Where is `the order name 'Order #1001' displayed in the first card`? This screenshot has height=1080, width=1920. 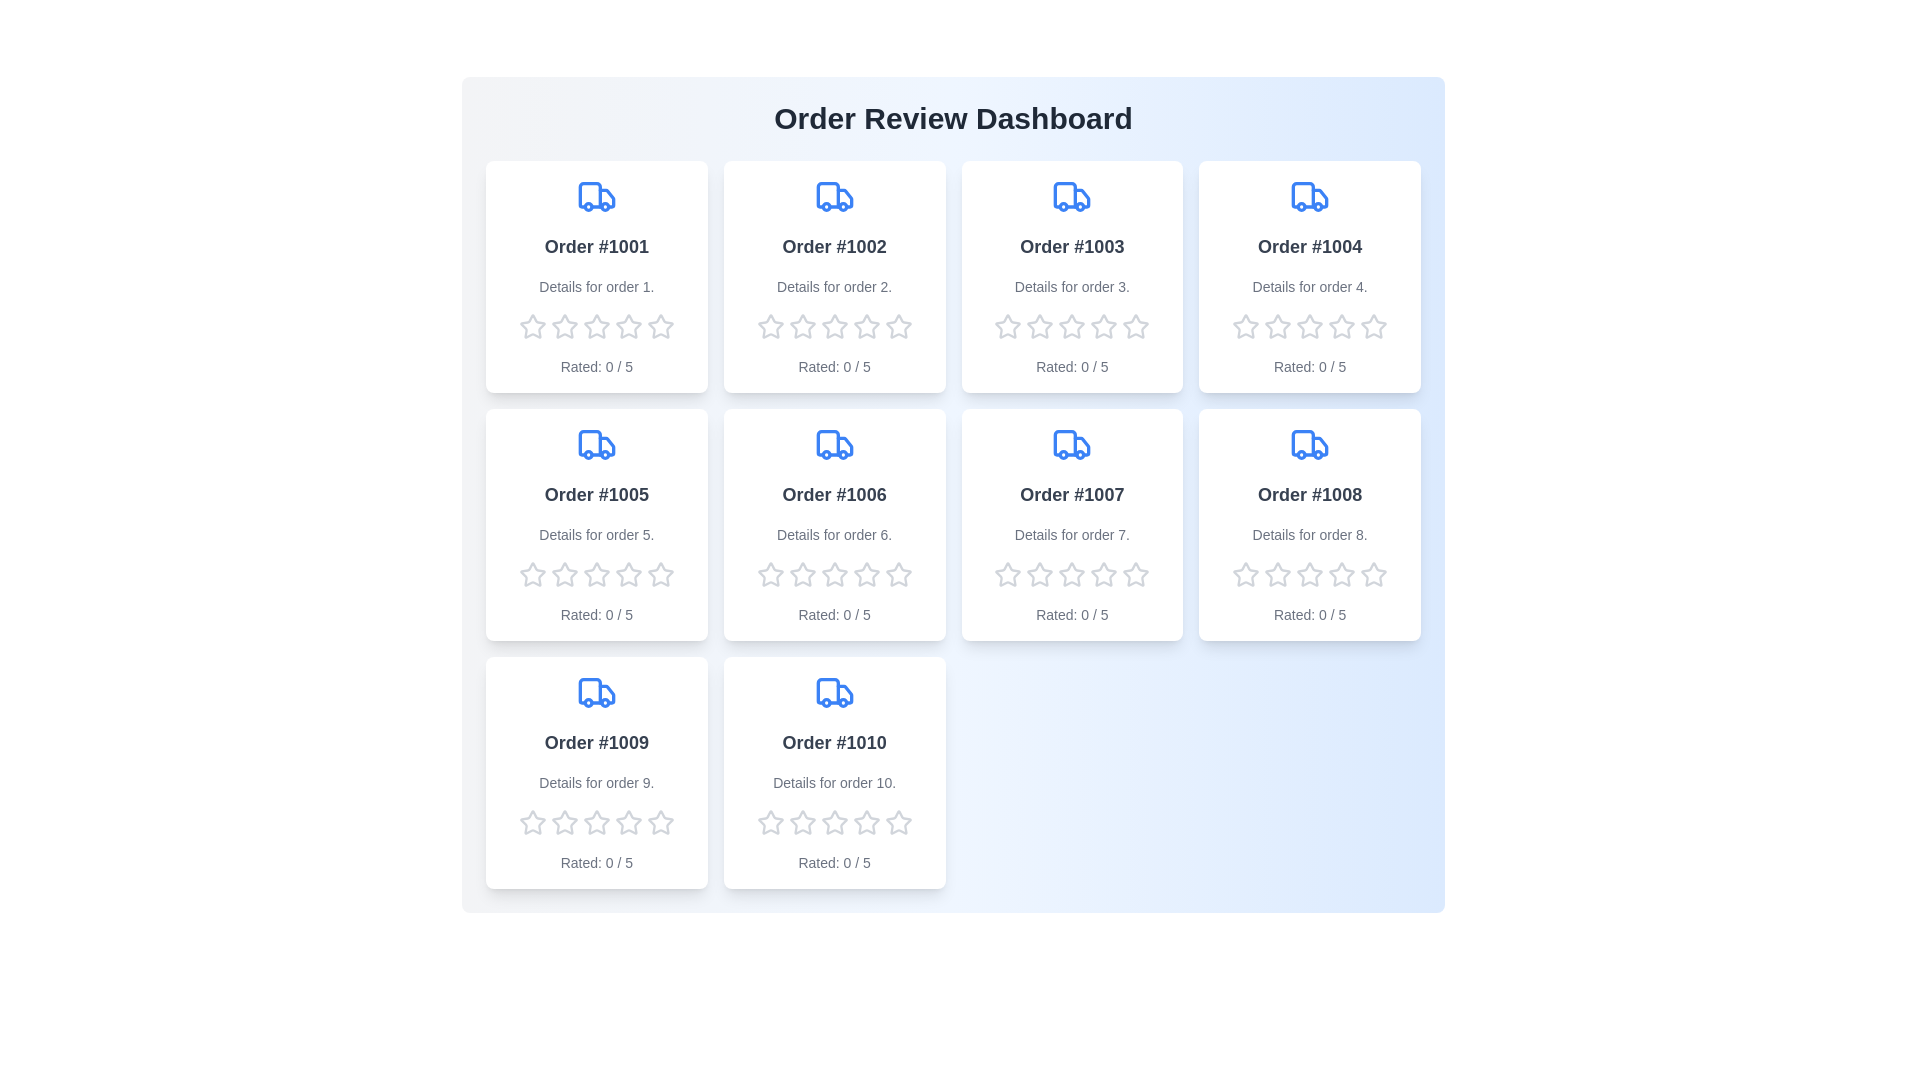
the order name 'Order #1001' displayed in the first card is located at coordinates (595, 245).